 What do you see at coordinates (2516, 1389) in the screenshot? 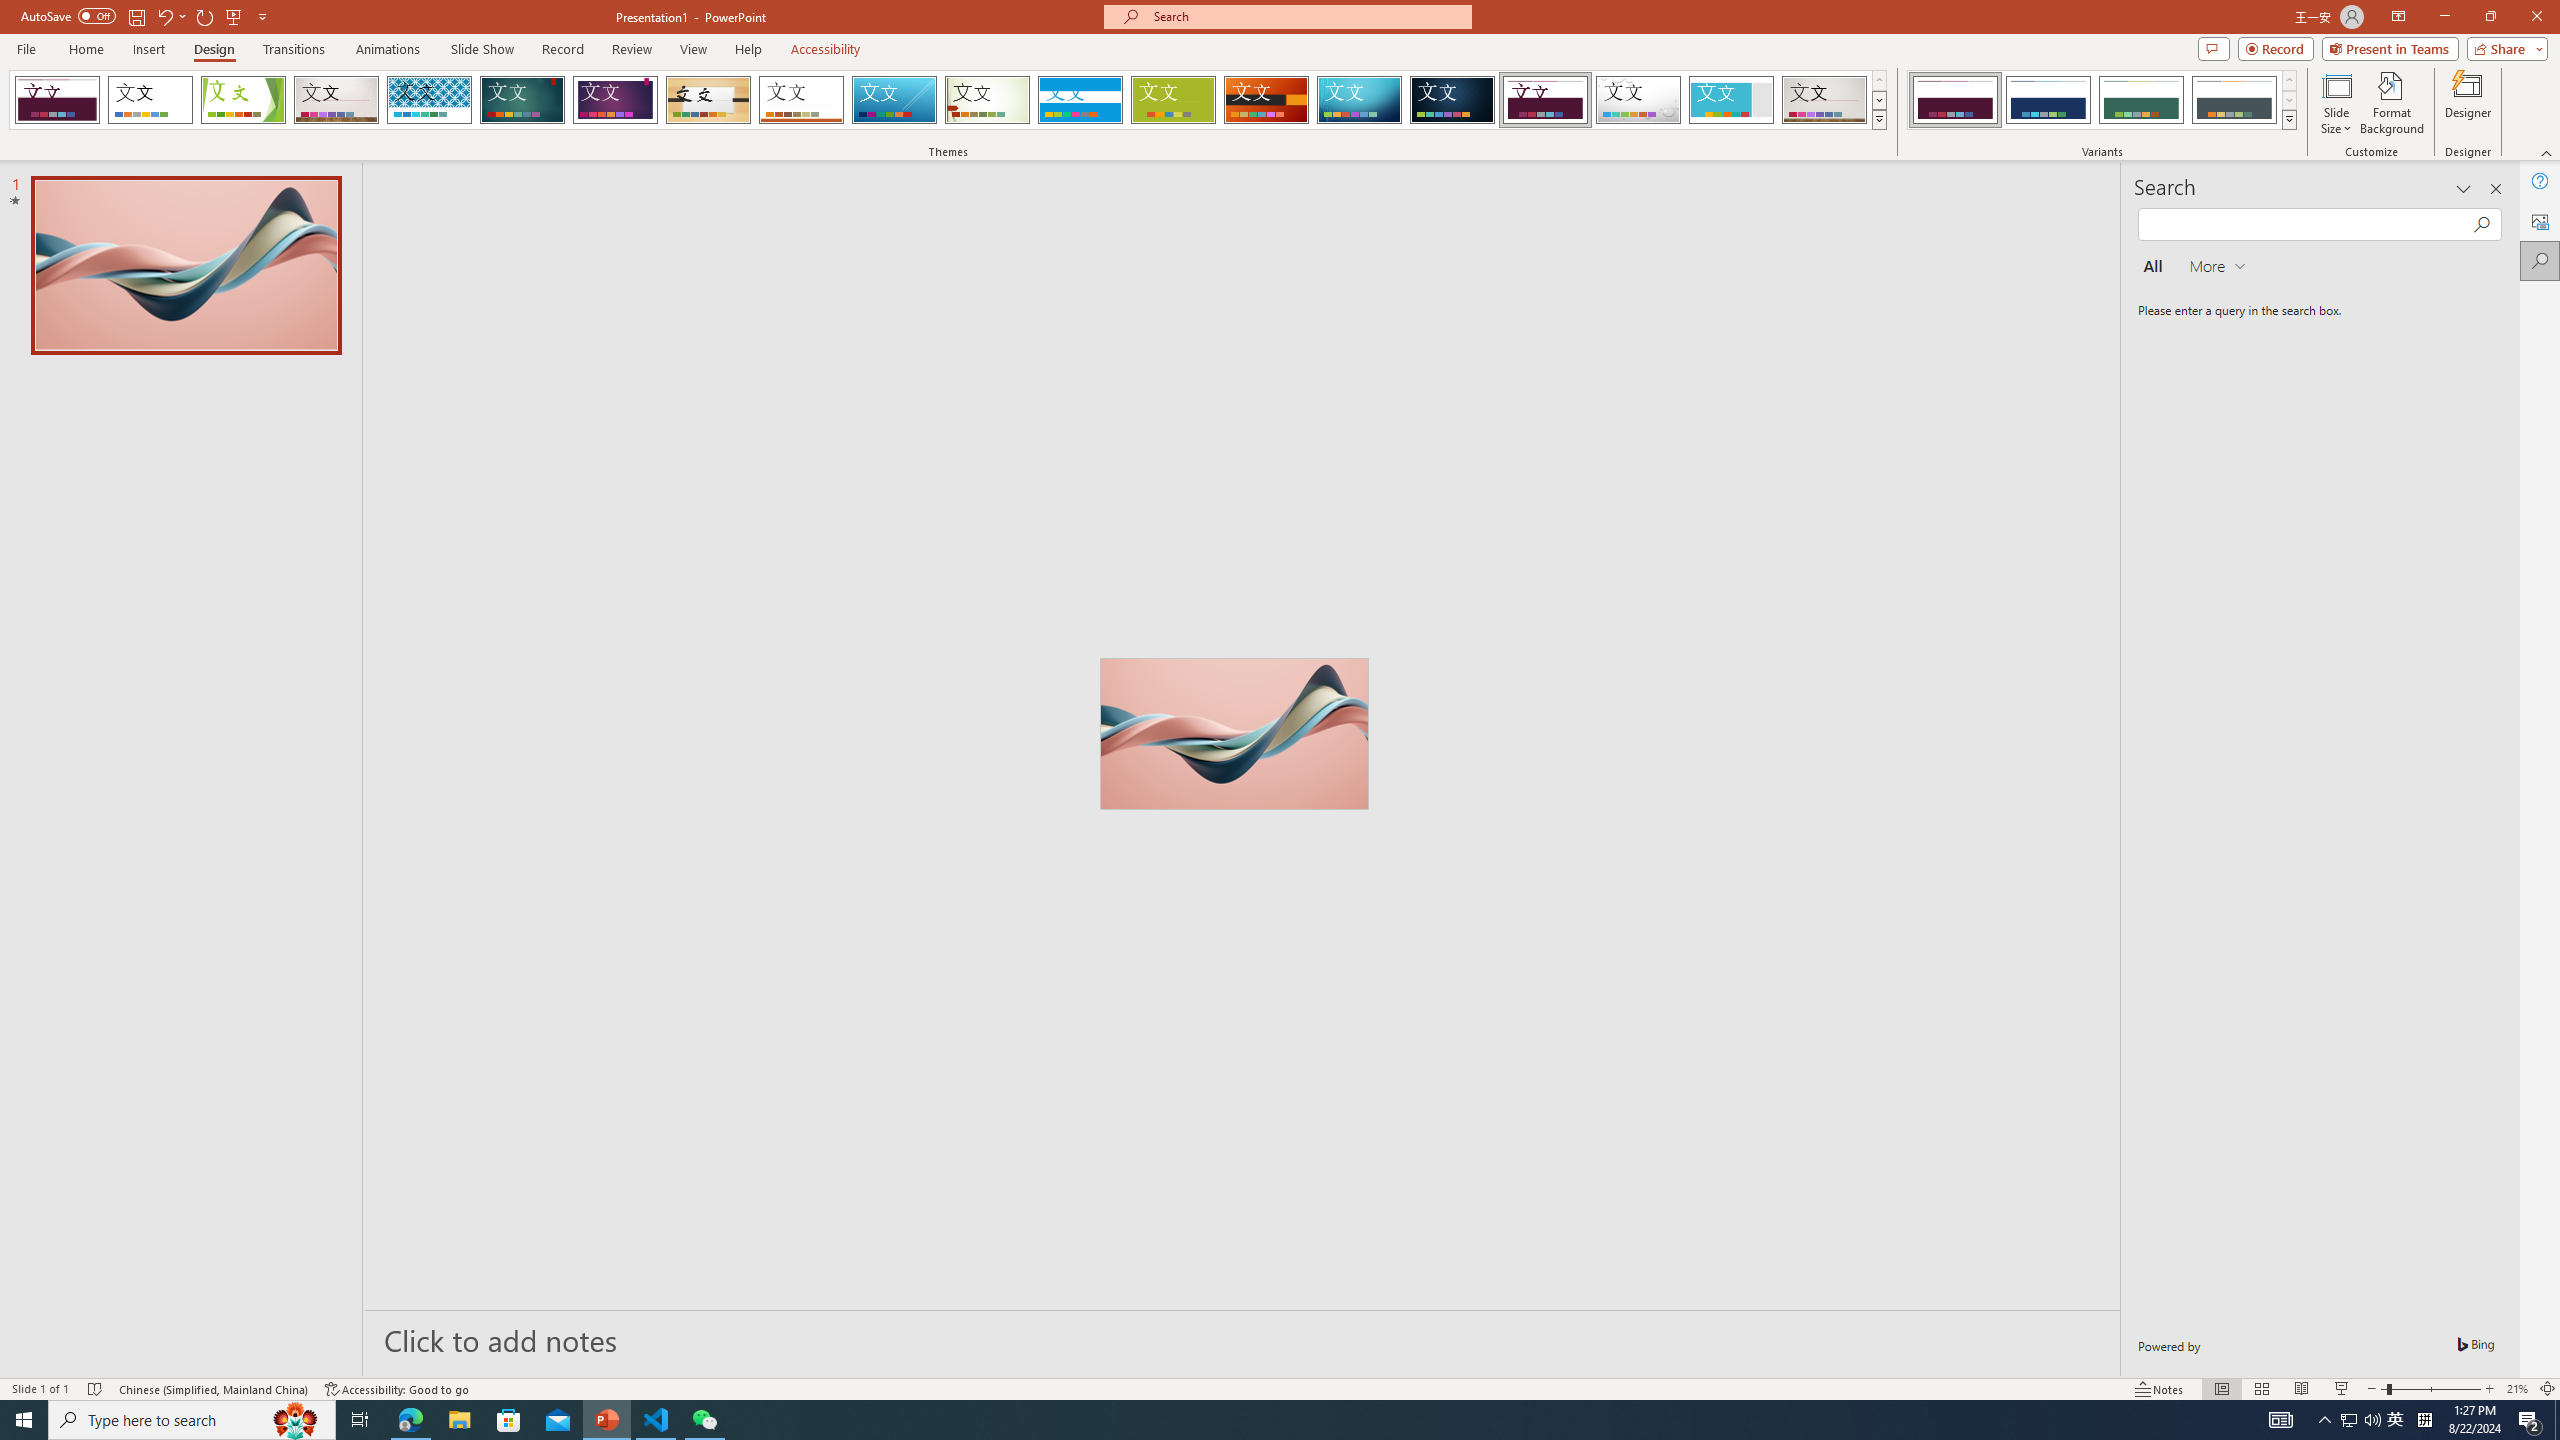
I see `'Zoom 21%'` at bounding box center [2516, 1389].